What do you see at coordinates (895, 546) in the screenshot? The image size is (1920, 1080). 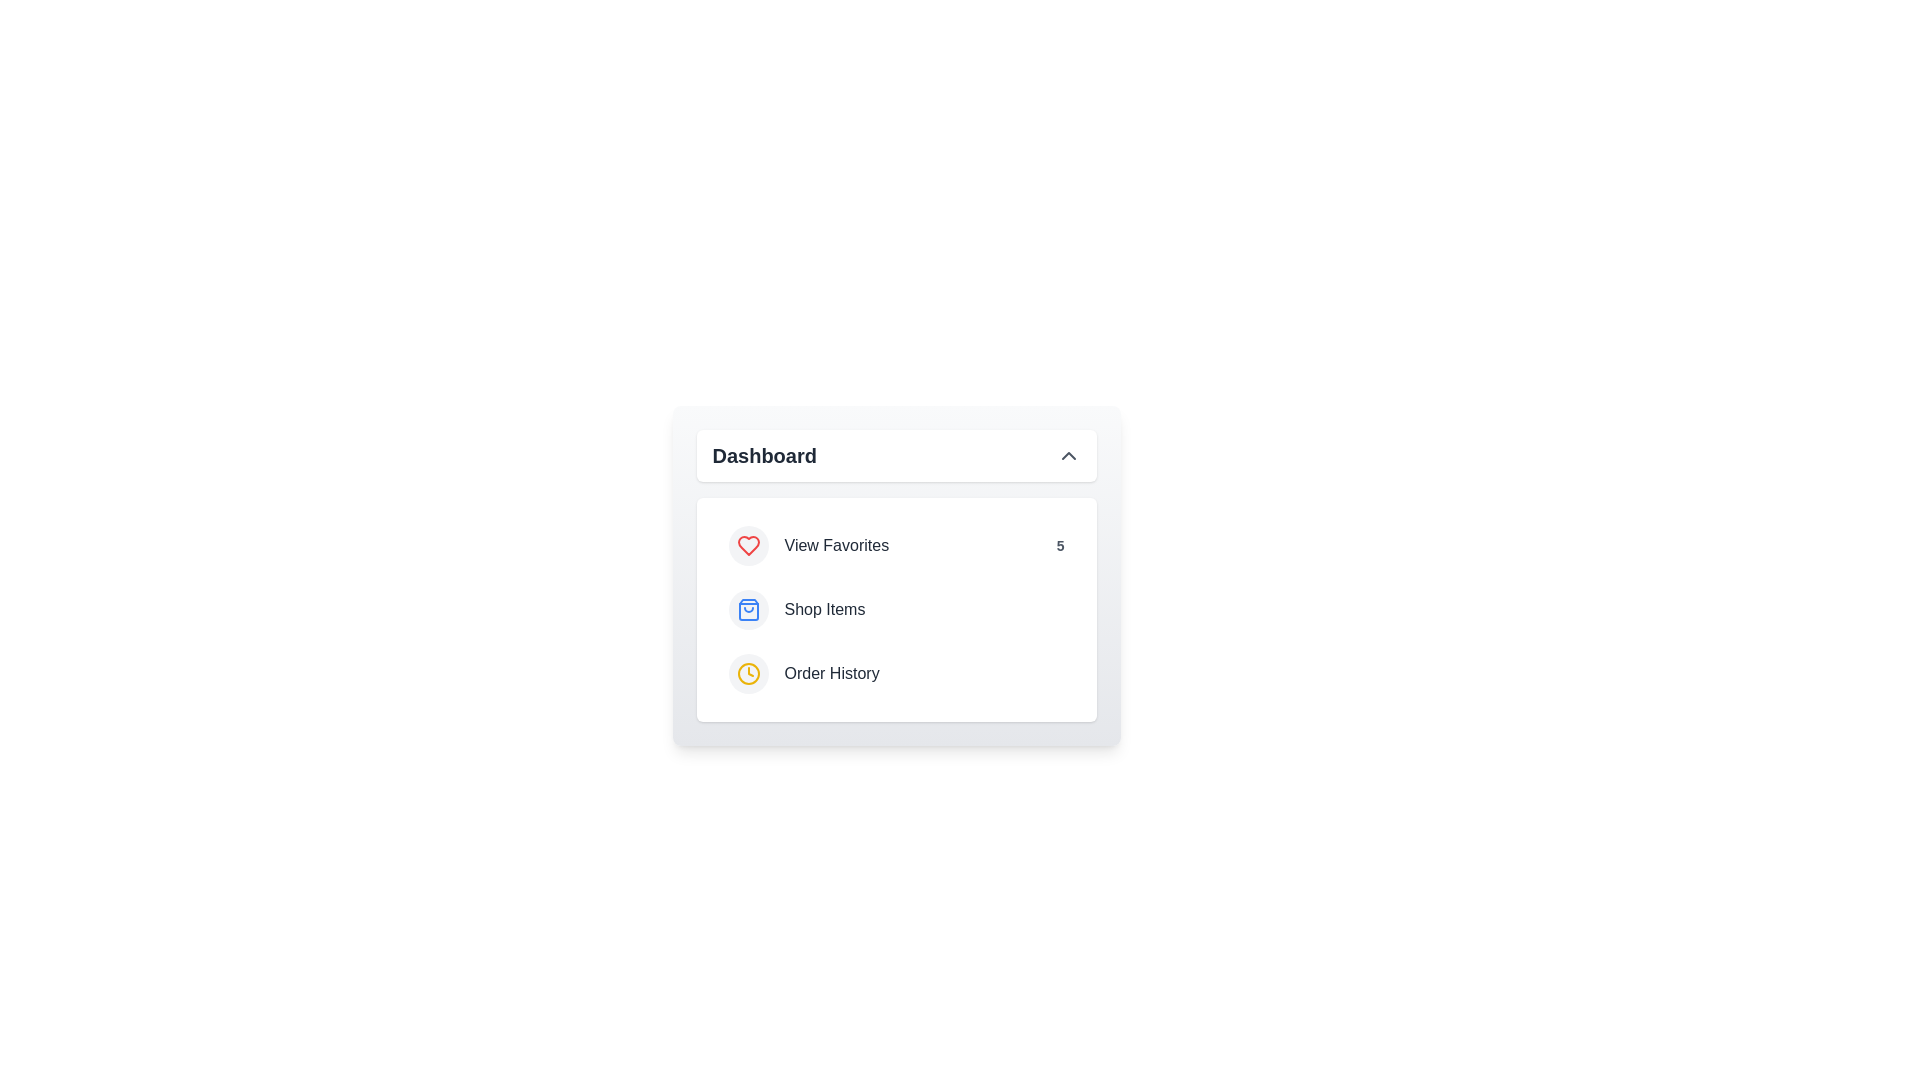 I see `the menu item View Favorites to observe feedback` at bounding box center [895, 546].